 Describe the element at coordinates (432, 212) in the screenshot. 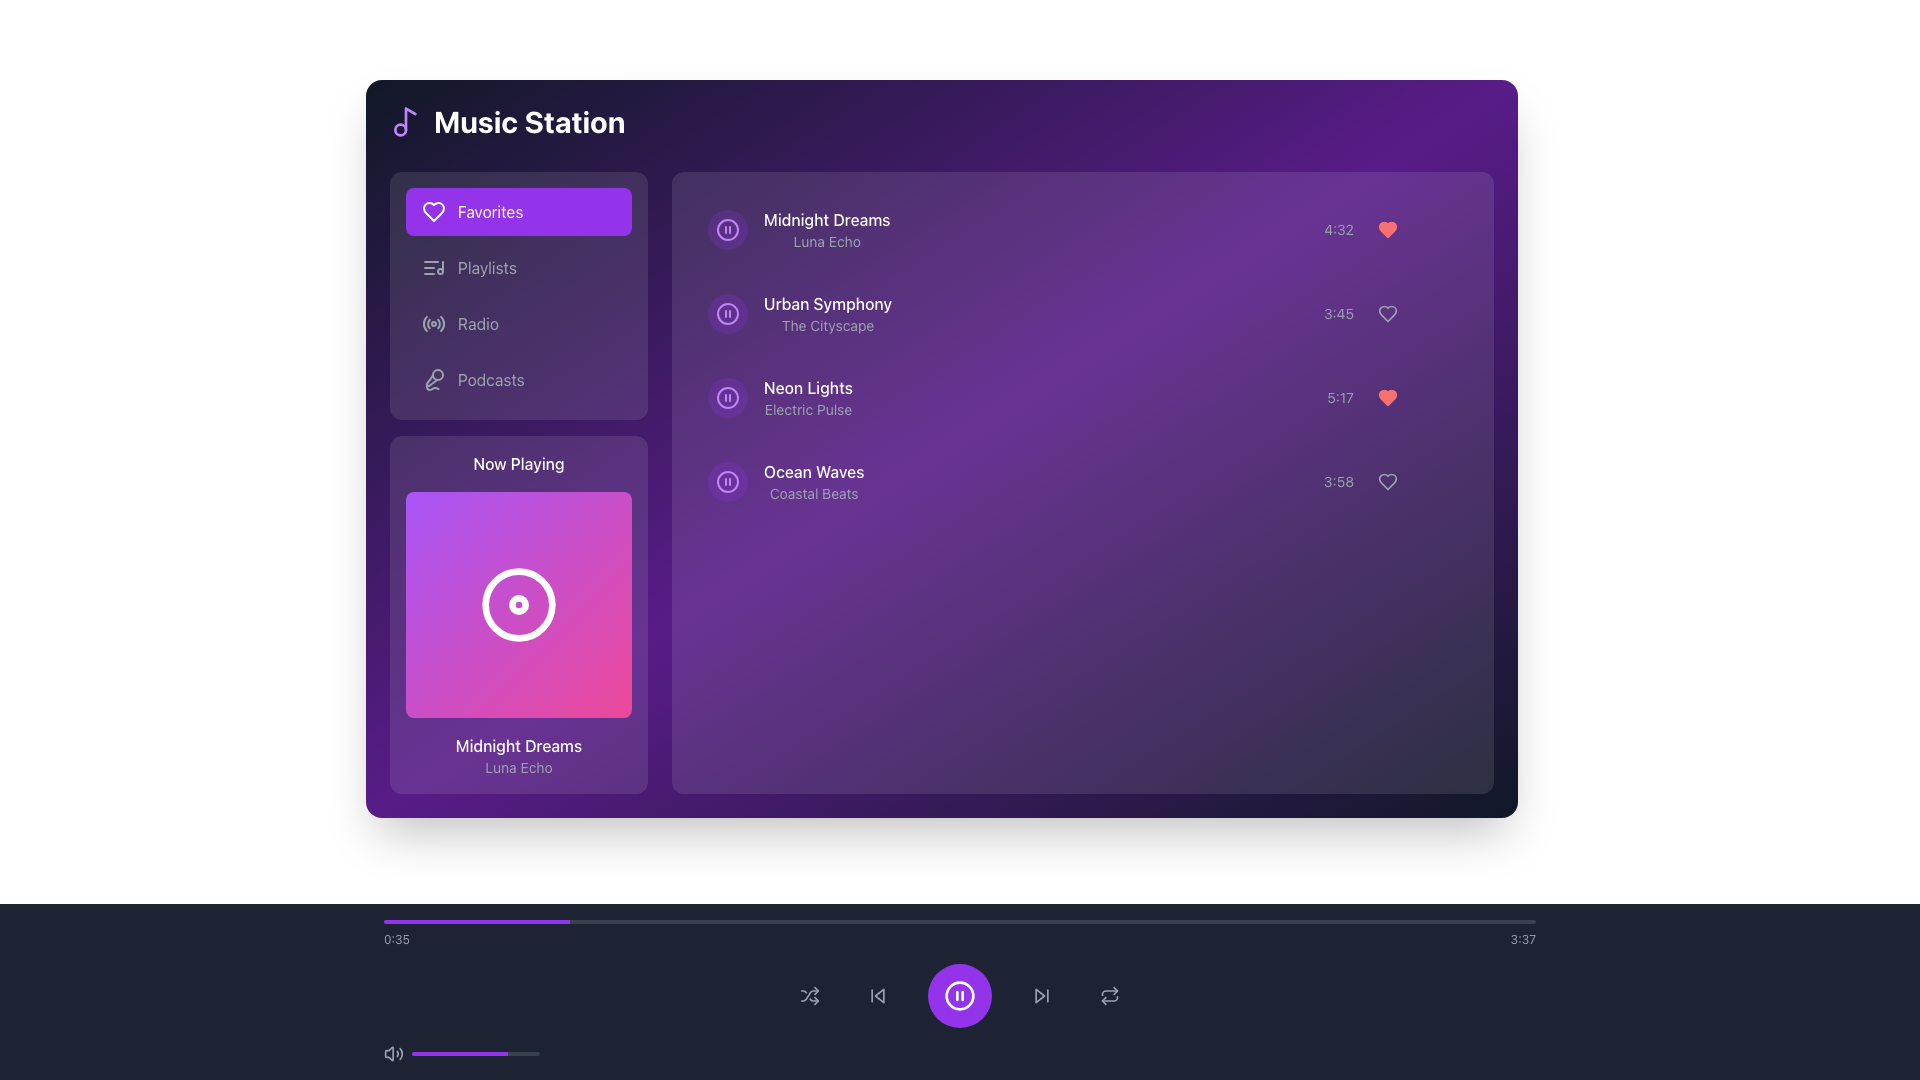

I see `the visual representation of the Favorites icon located in the left sidebar, adjacent to the 'Favorites' label` at that location.